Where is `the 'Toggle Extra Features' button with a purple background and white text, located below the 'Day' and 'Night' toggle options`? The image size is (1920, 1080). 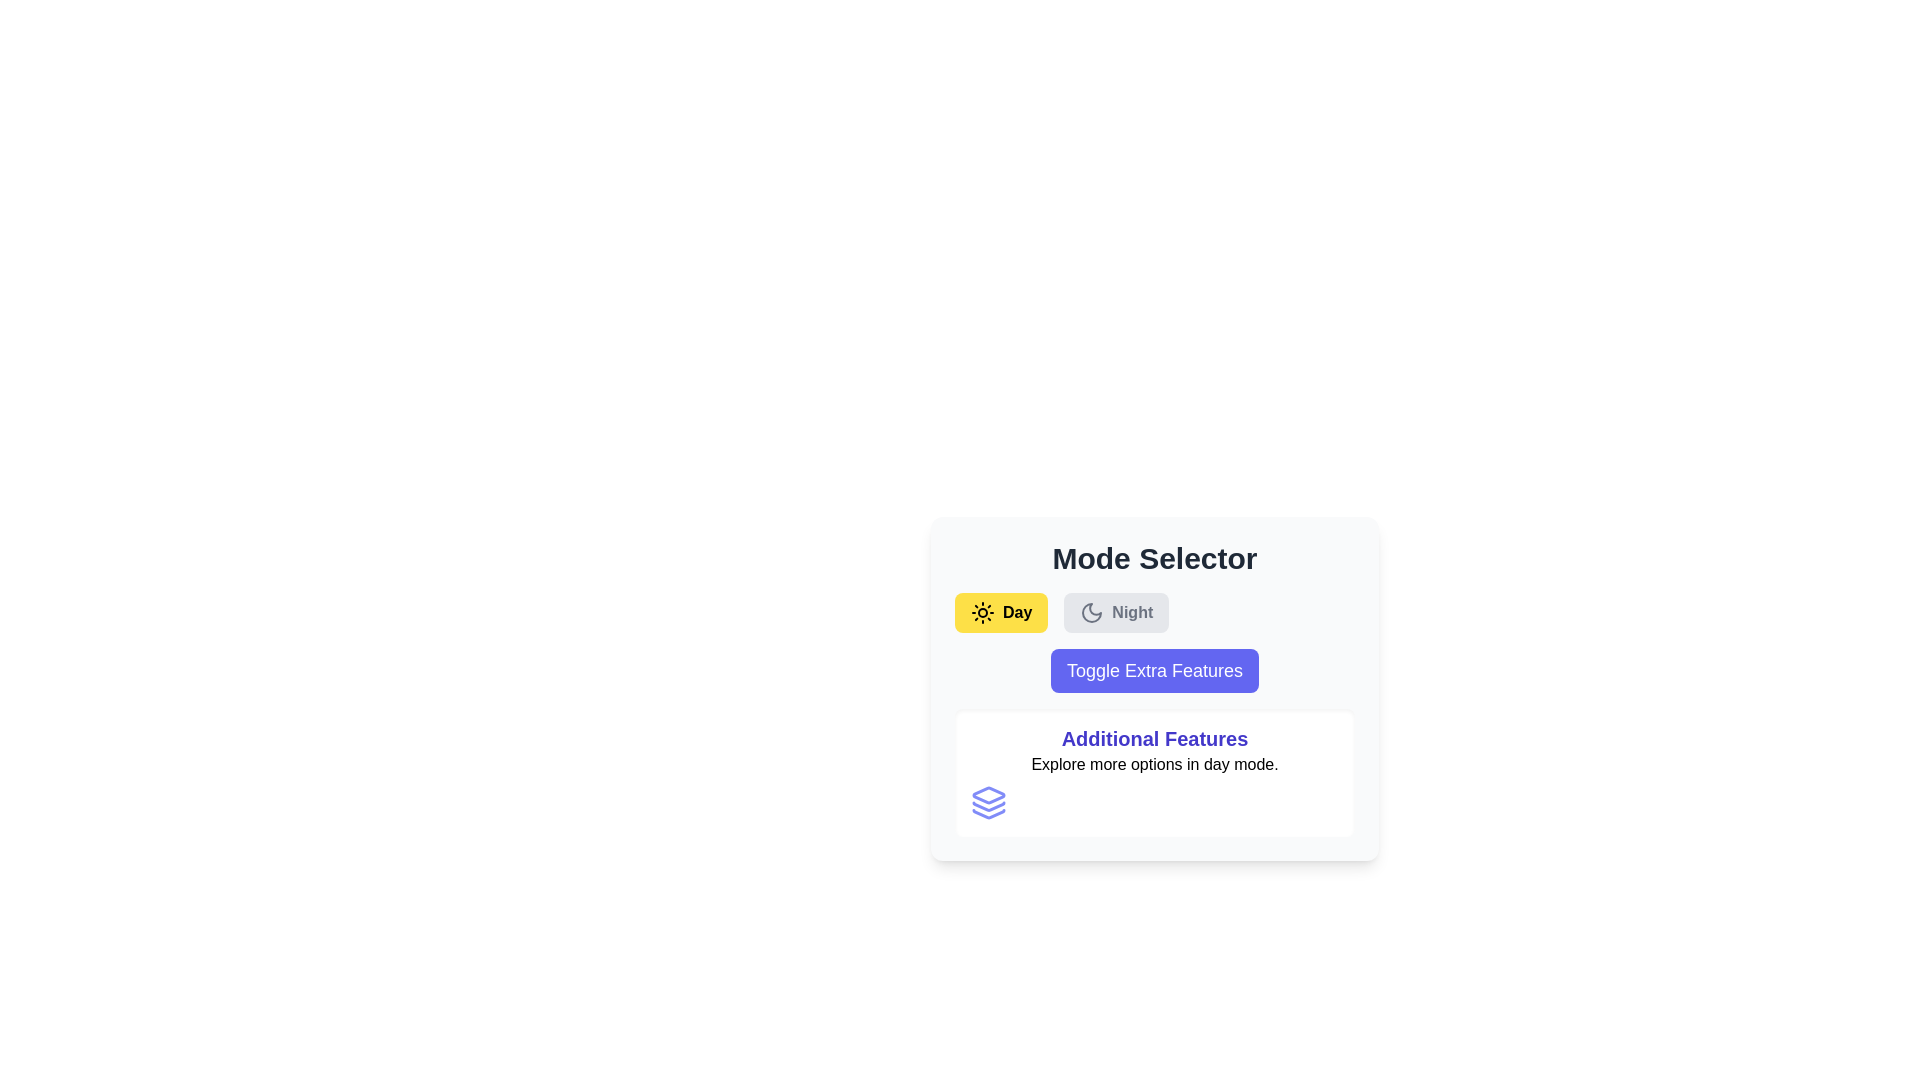 the 'Toggle Extra Features' button with a purple background and white text, located below the 'Day' and 'Night' toggle options is located at coordinates (1155, 688).